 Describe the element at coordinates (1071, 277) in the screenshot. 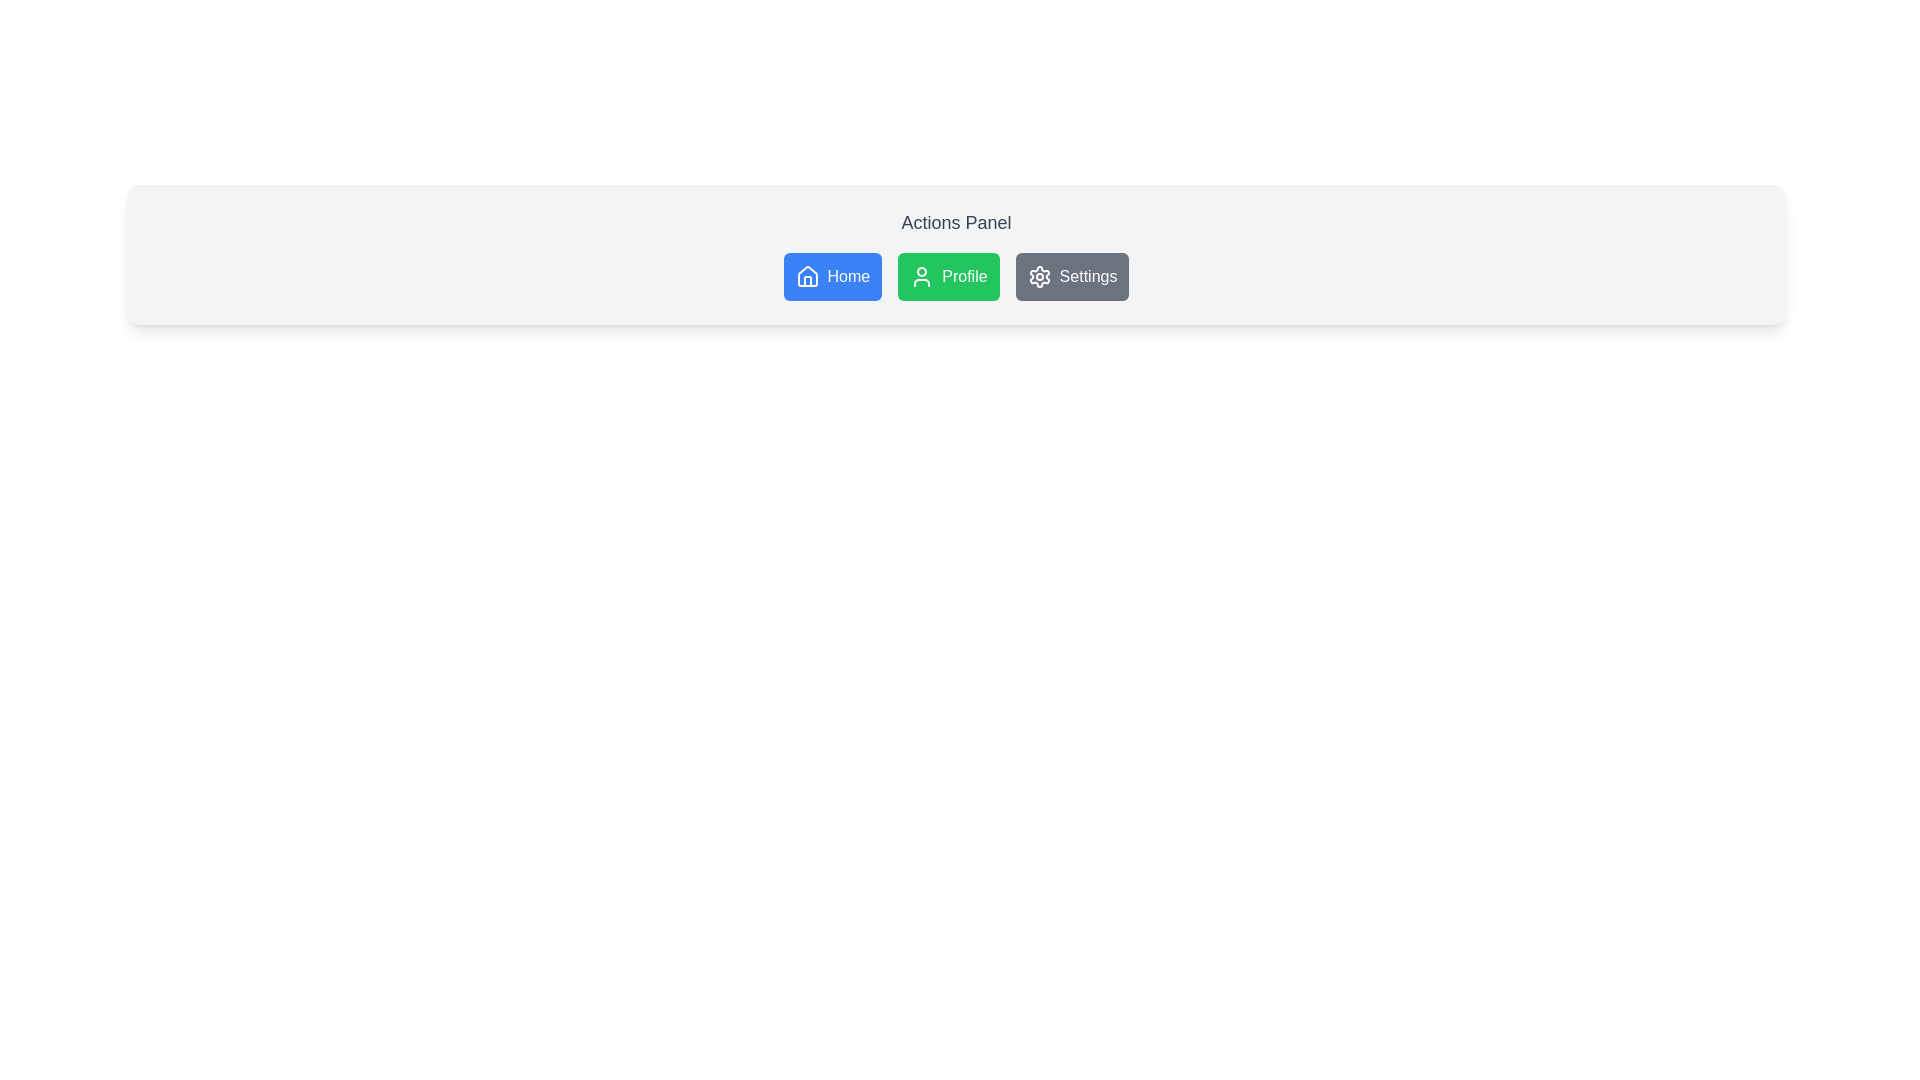

I see `the 'Settings' button, which has a gray background, white text, and a gear icon on its left side` at that location.